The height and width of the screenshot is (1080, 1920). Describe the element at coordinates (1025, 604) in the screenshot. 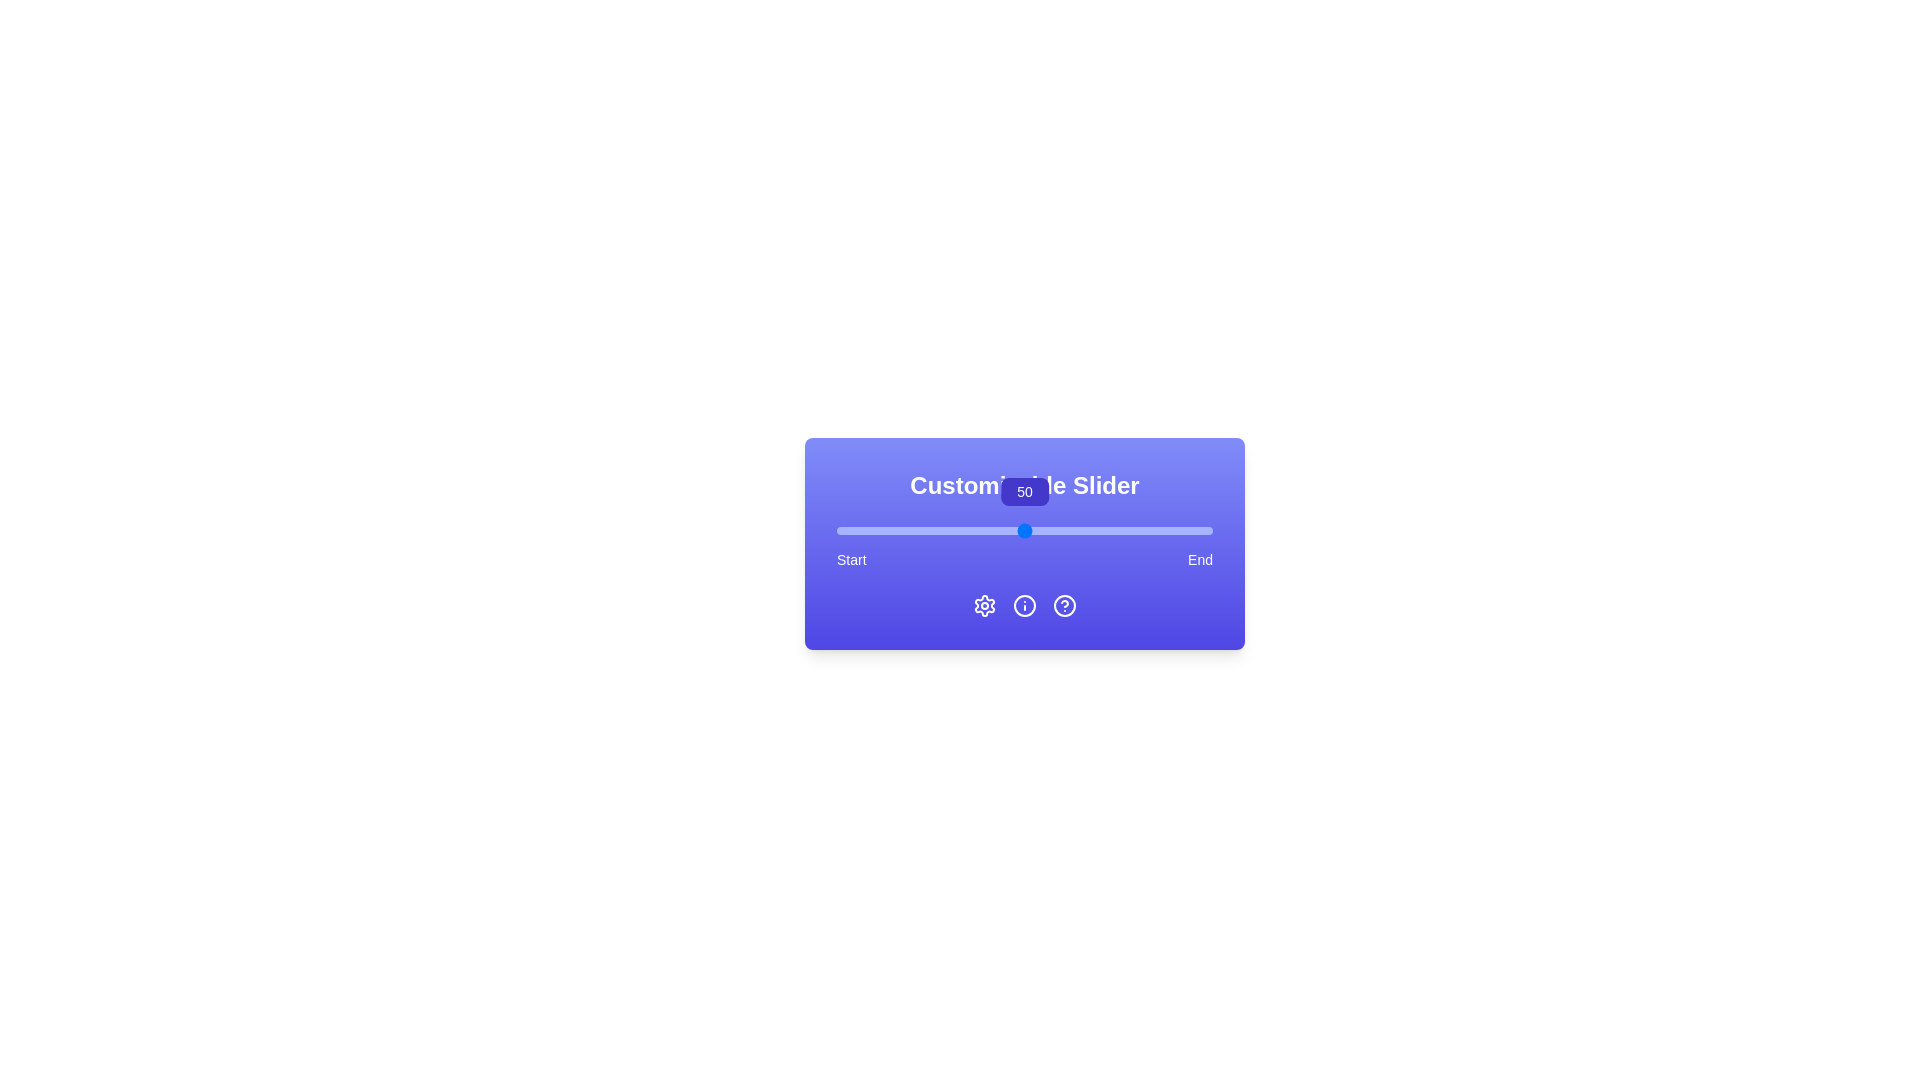

I see `the info icon located at the bottom center of the component` at that location.